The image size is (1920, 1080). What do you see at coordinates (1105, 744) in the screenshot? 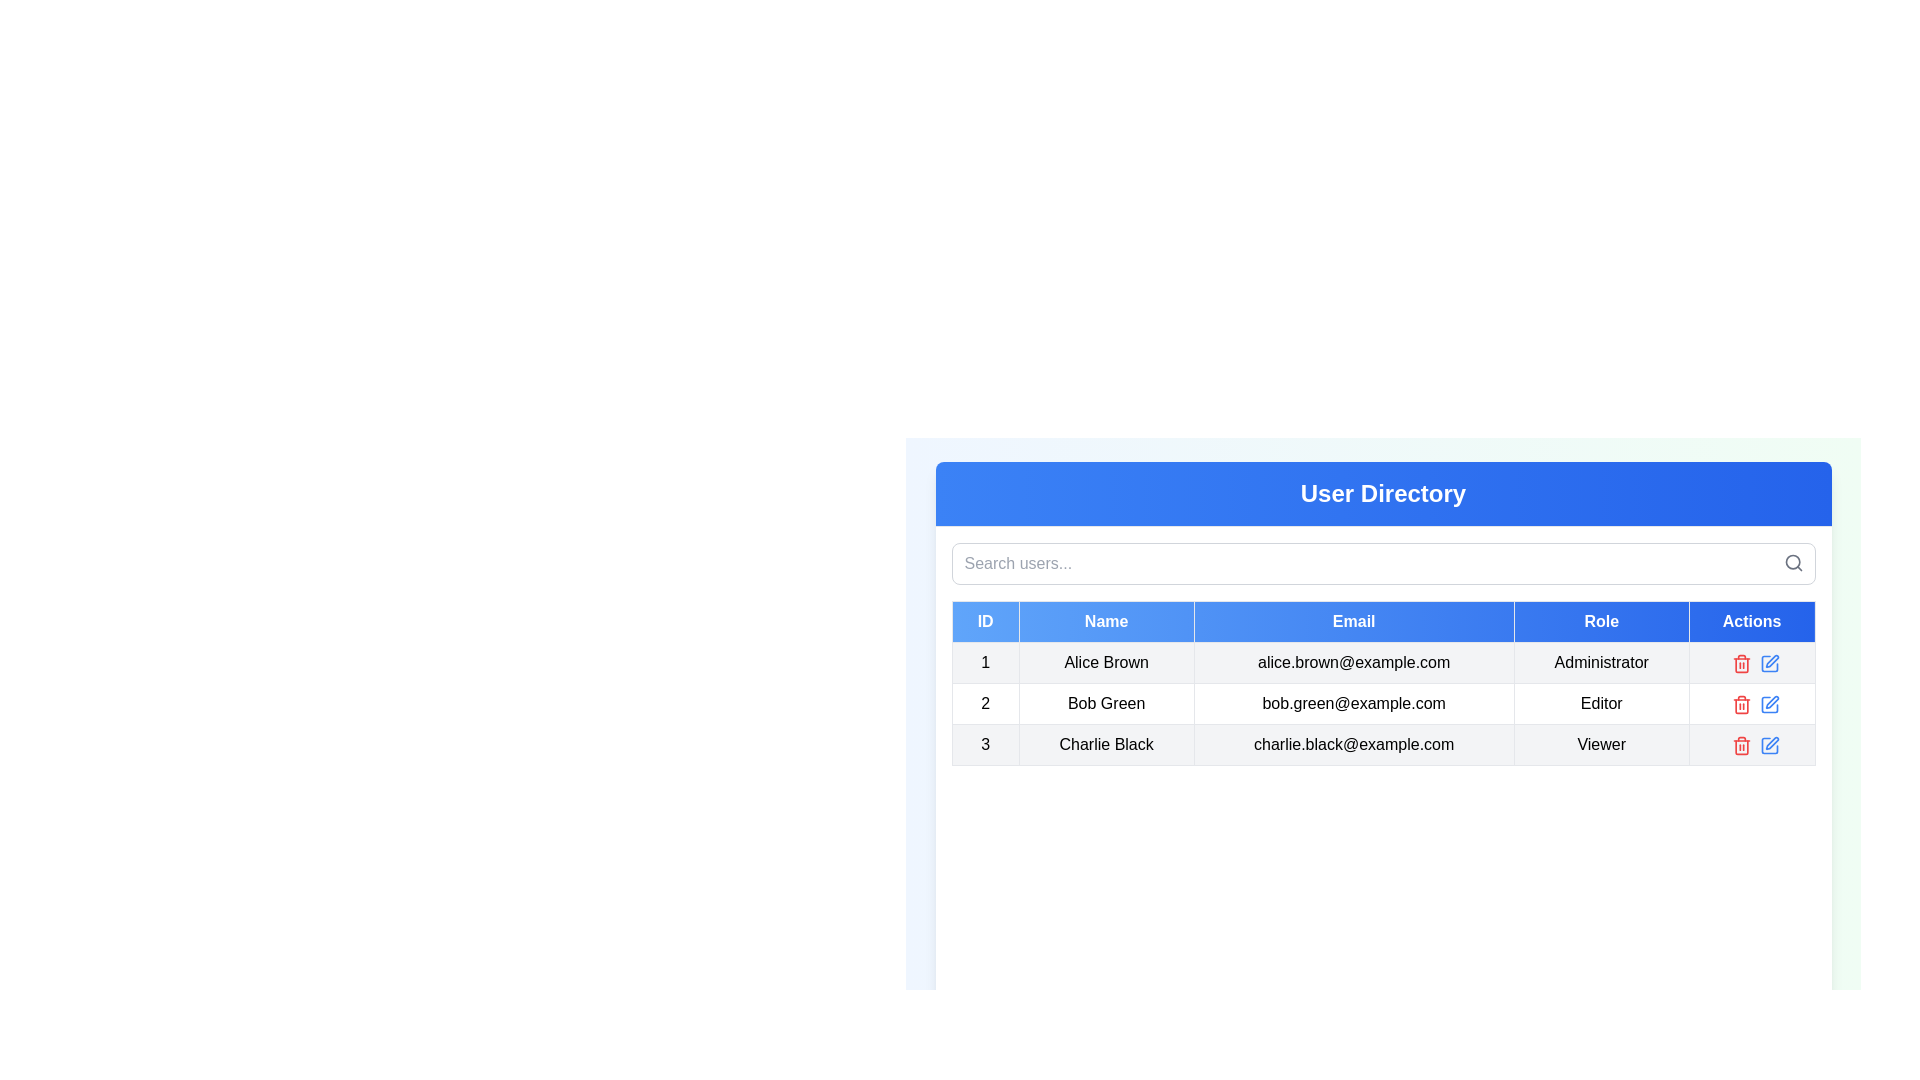
I see `the text display element showing the name 'Charlie Black' in the second column of the third row of the User Directory table` at bounding box center [1105, 744].